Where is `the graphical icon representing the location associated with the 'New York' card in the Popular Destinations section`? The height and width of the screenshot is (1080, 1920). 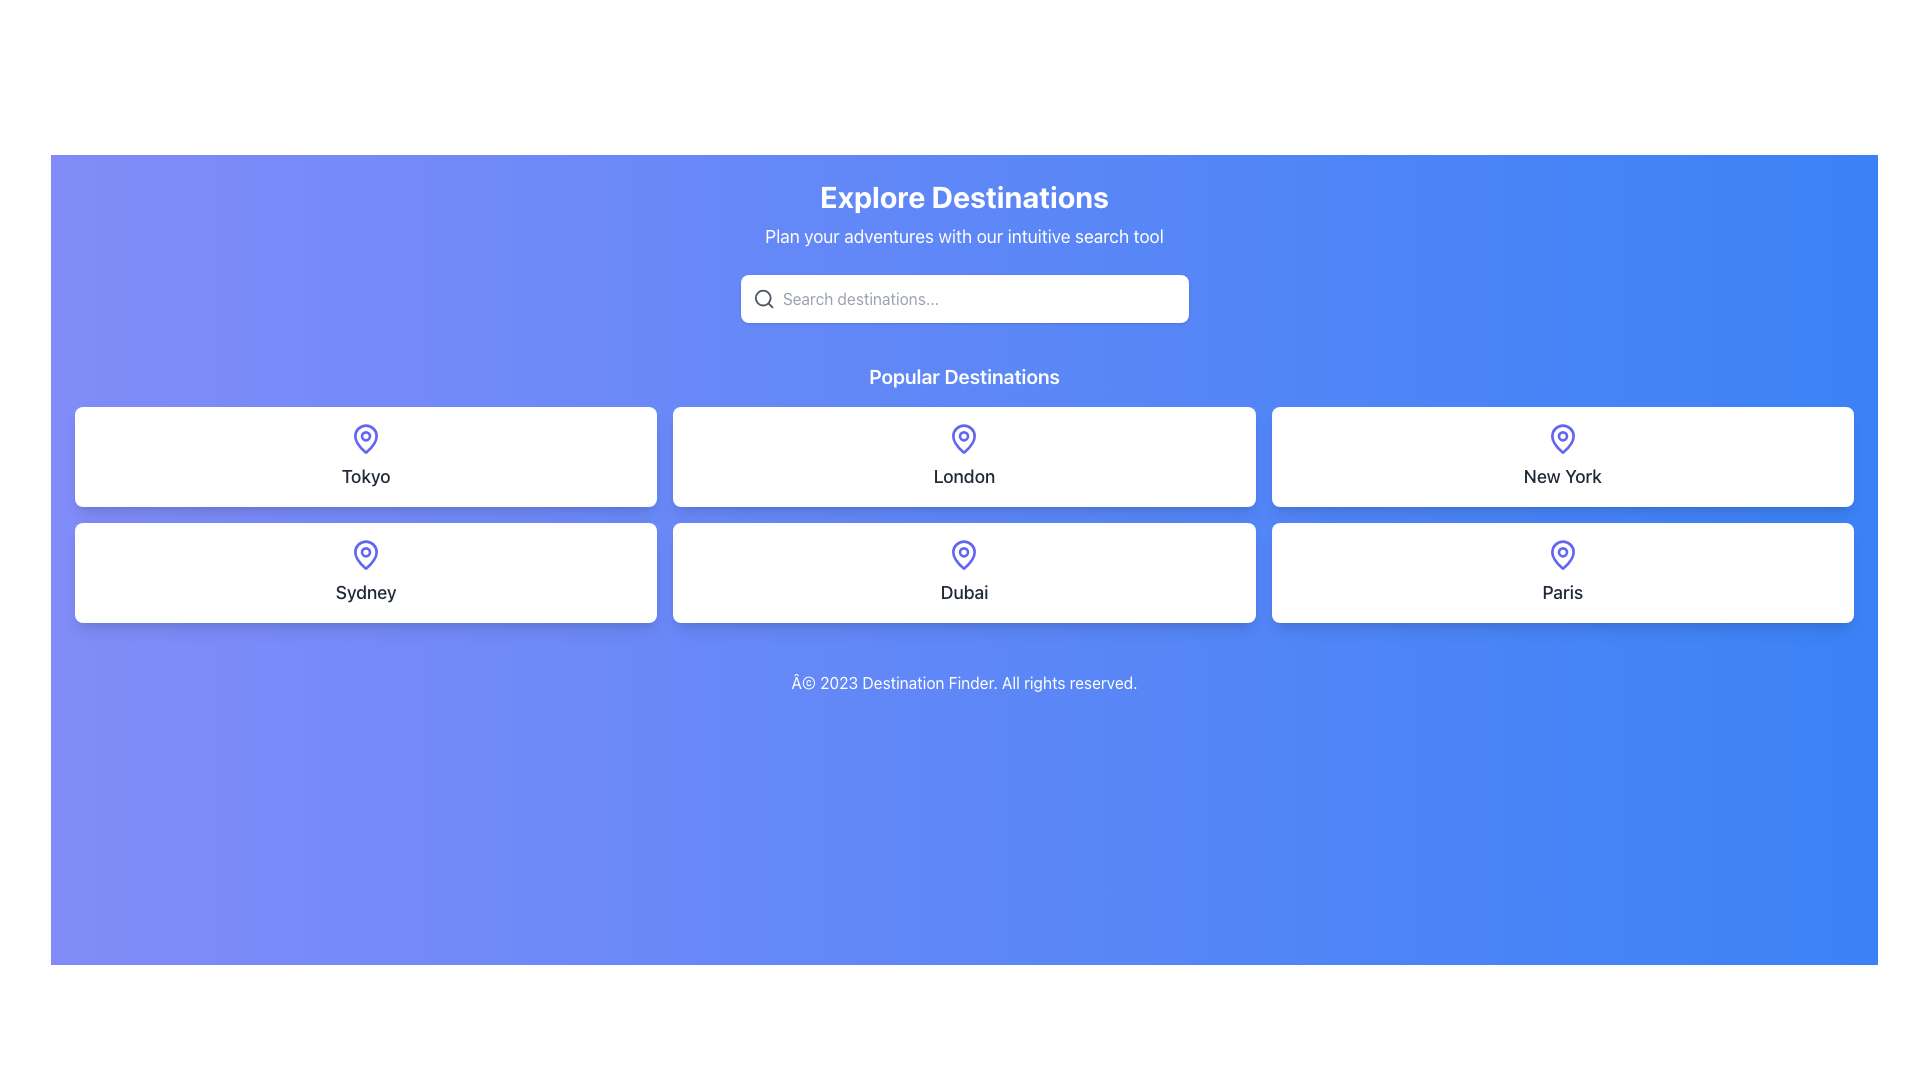
the graphical icon representing the location associated with the 'New York' card in the Popular Destinations section is located at coordinates (1561, 438).